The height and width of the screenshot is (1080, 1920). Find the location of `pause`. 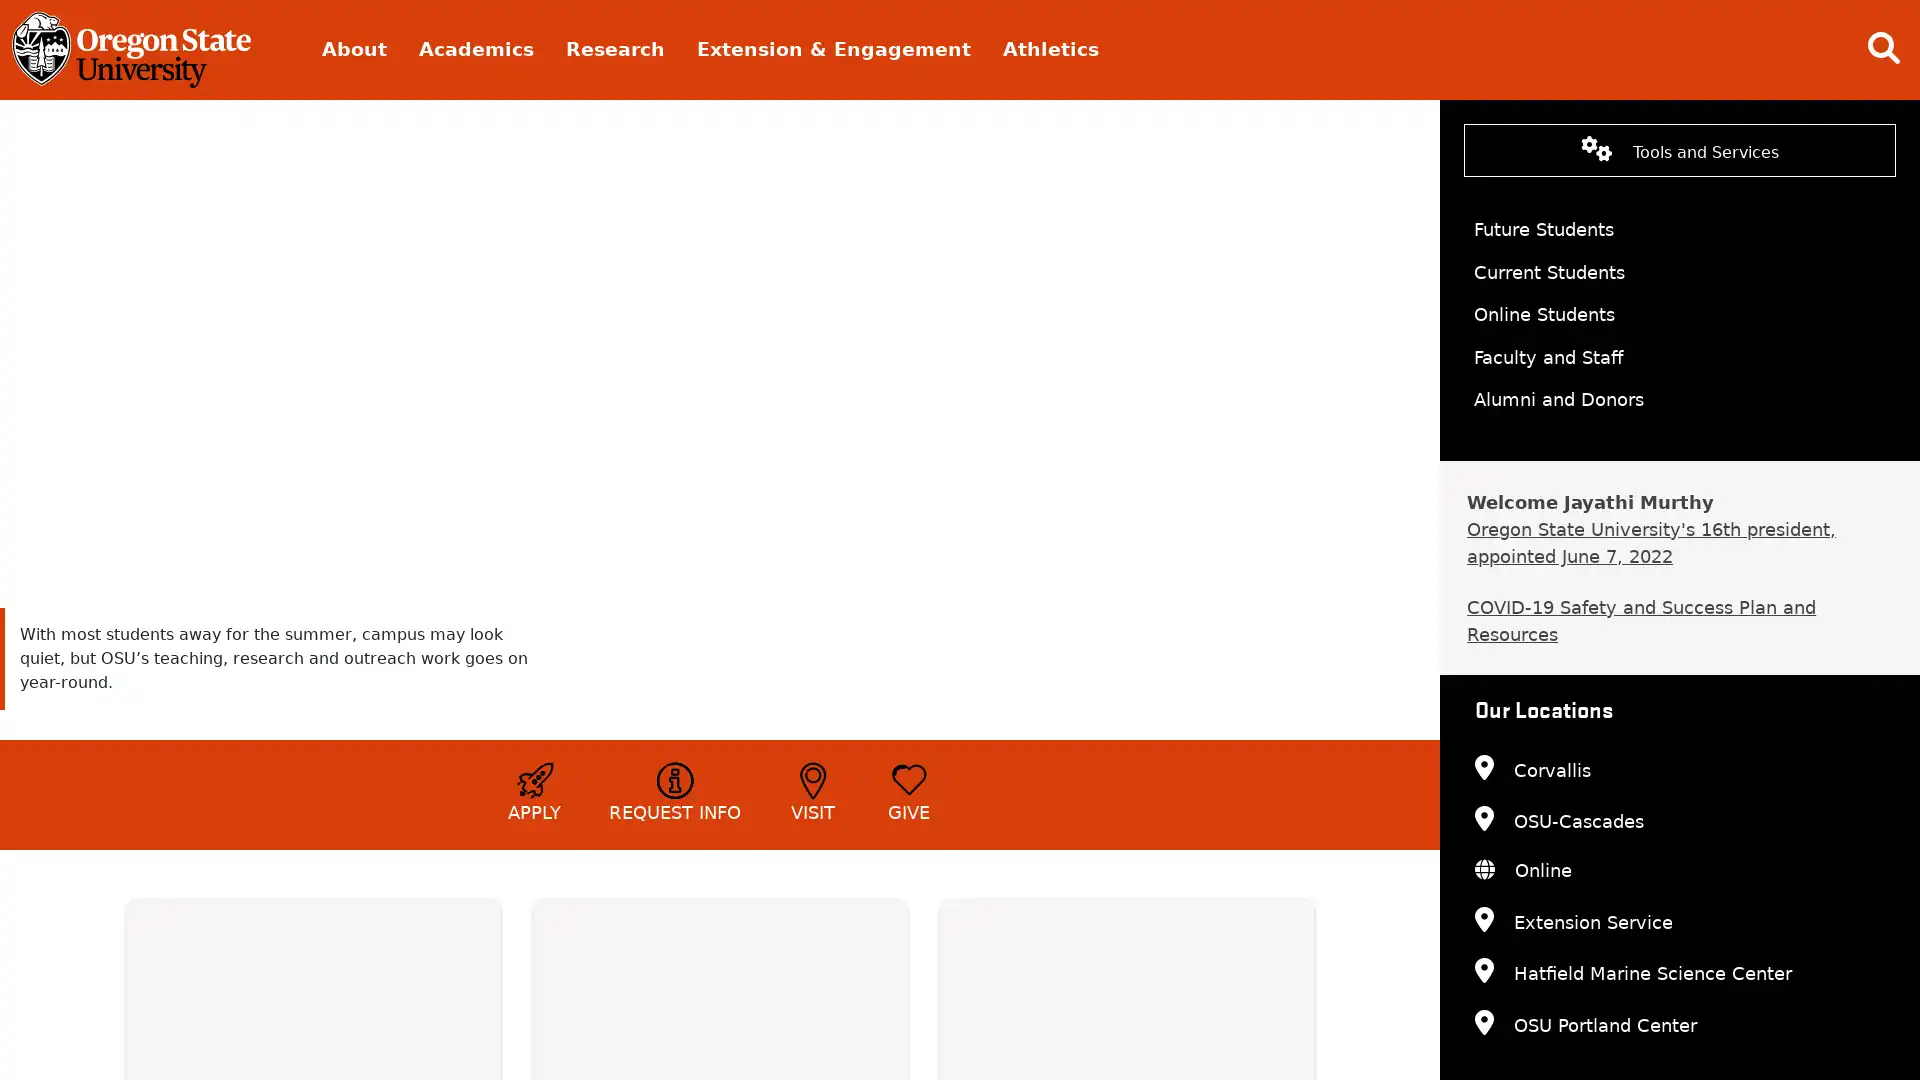

pause is located at coordinates (34, 138).